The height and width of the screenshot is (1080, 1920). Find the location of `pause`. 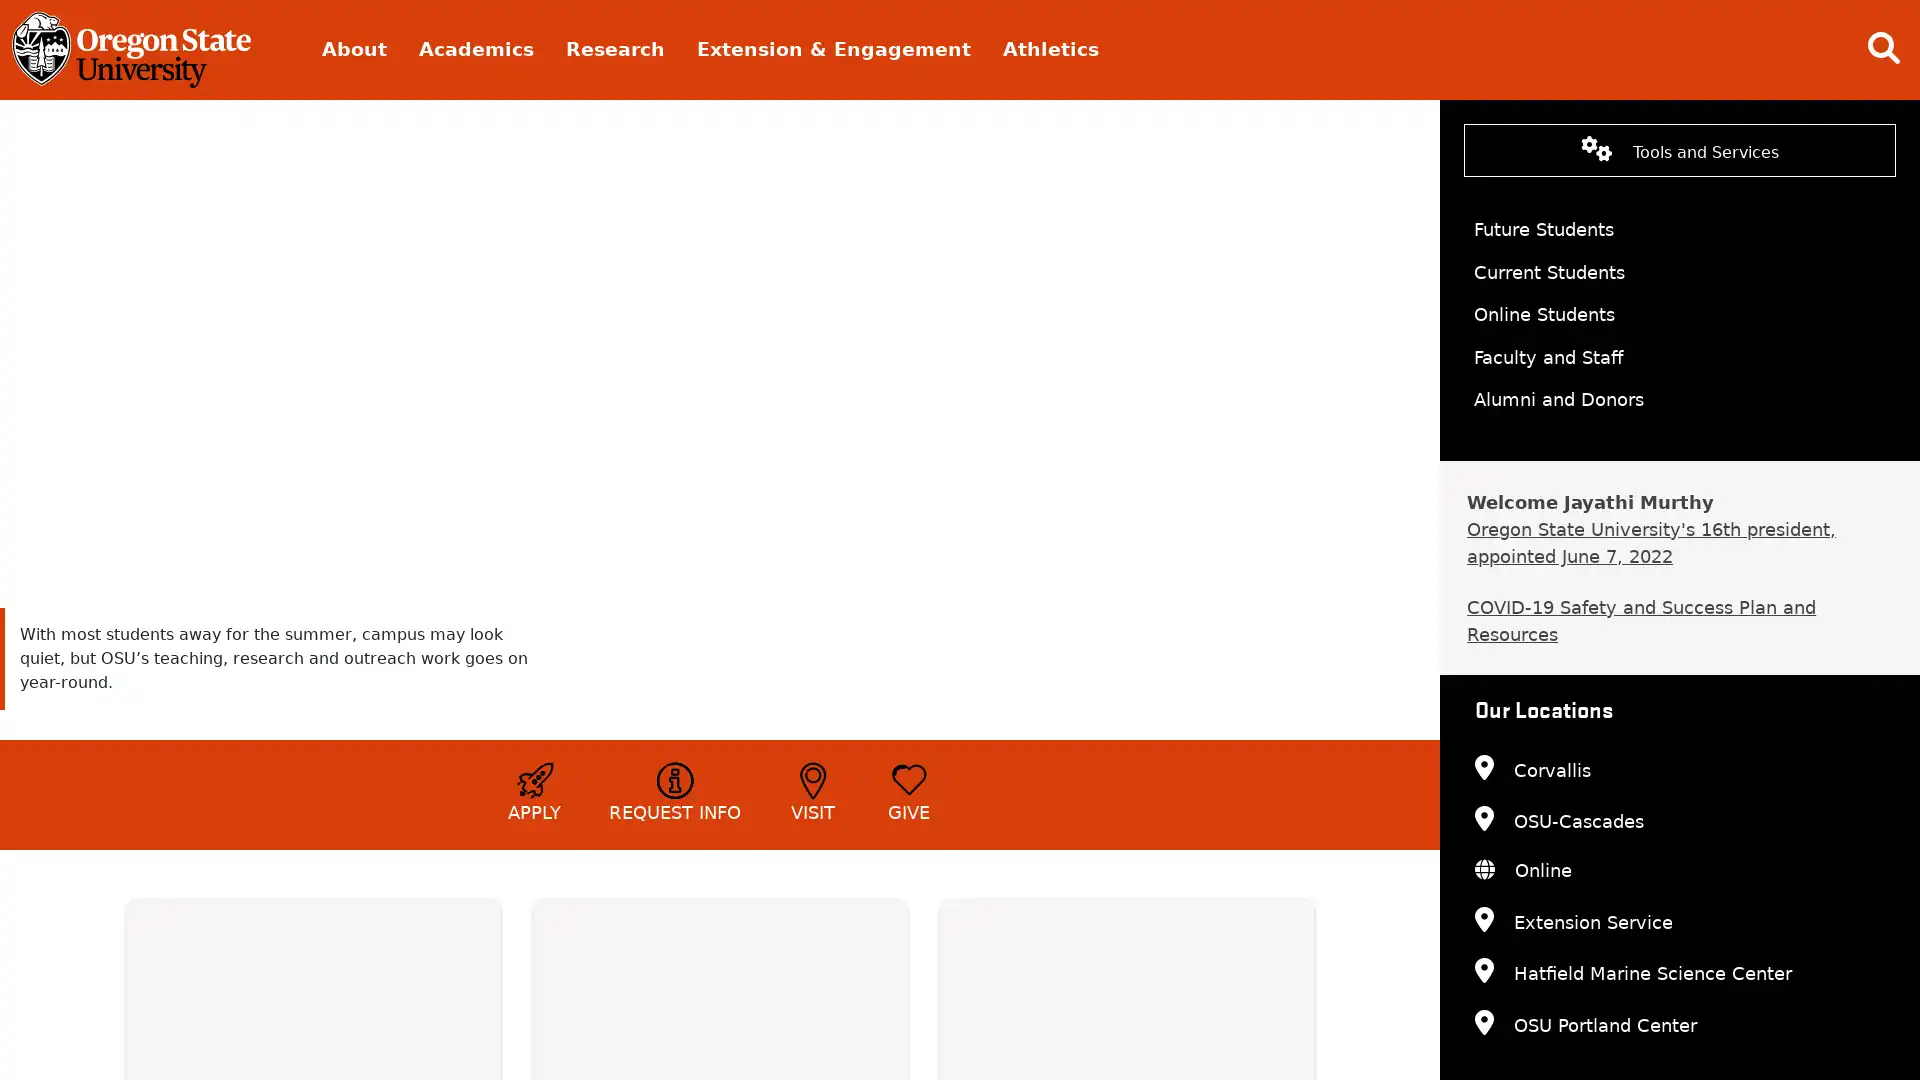

pause is located at coordinates (34, 138).